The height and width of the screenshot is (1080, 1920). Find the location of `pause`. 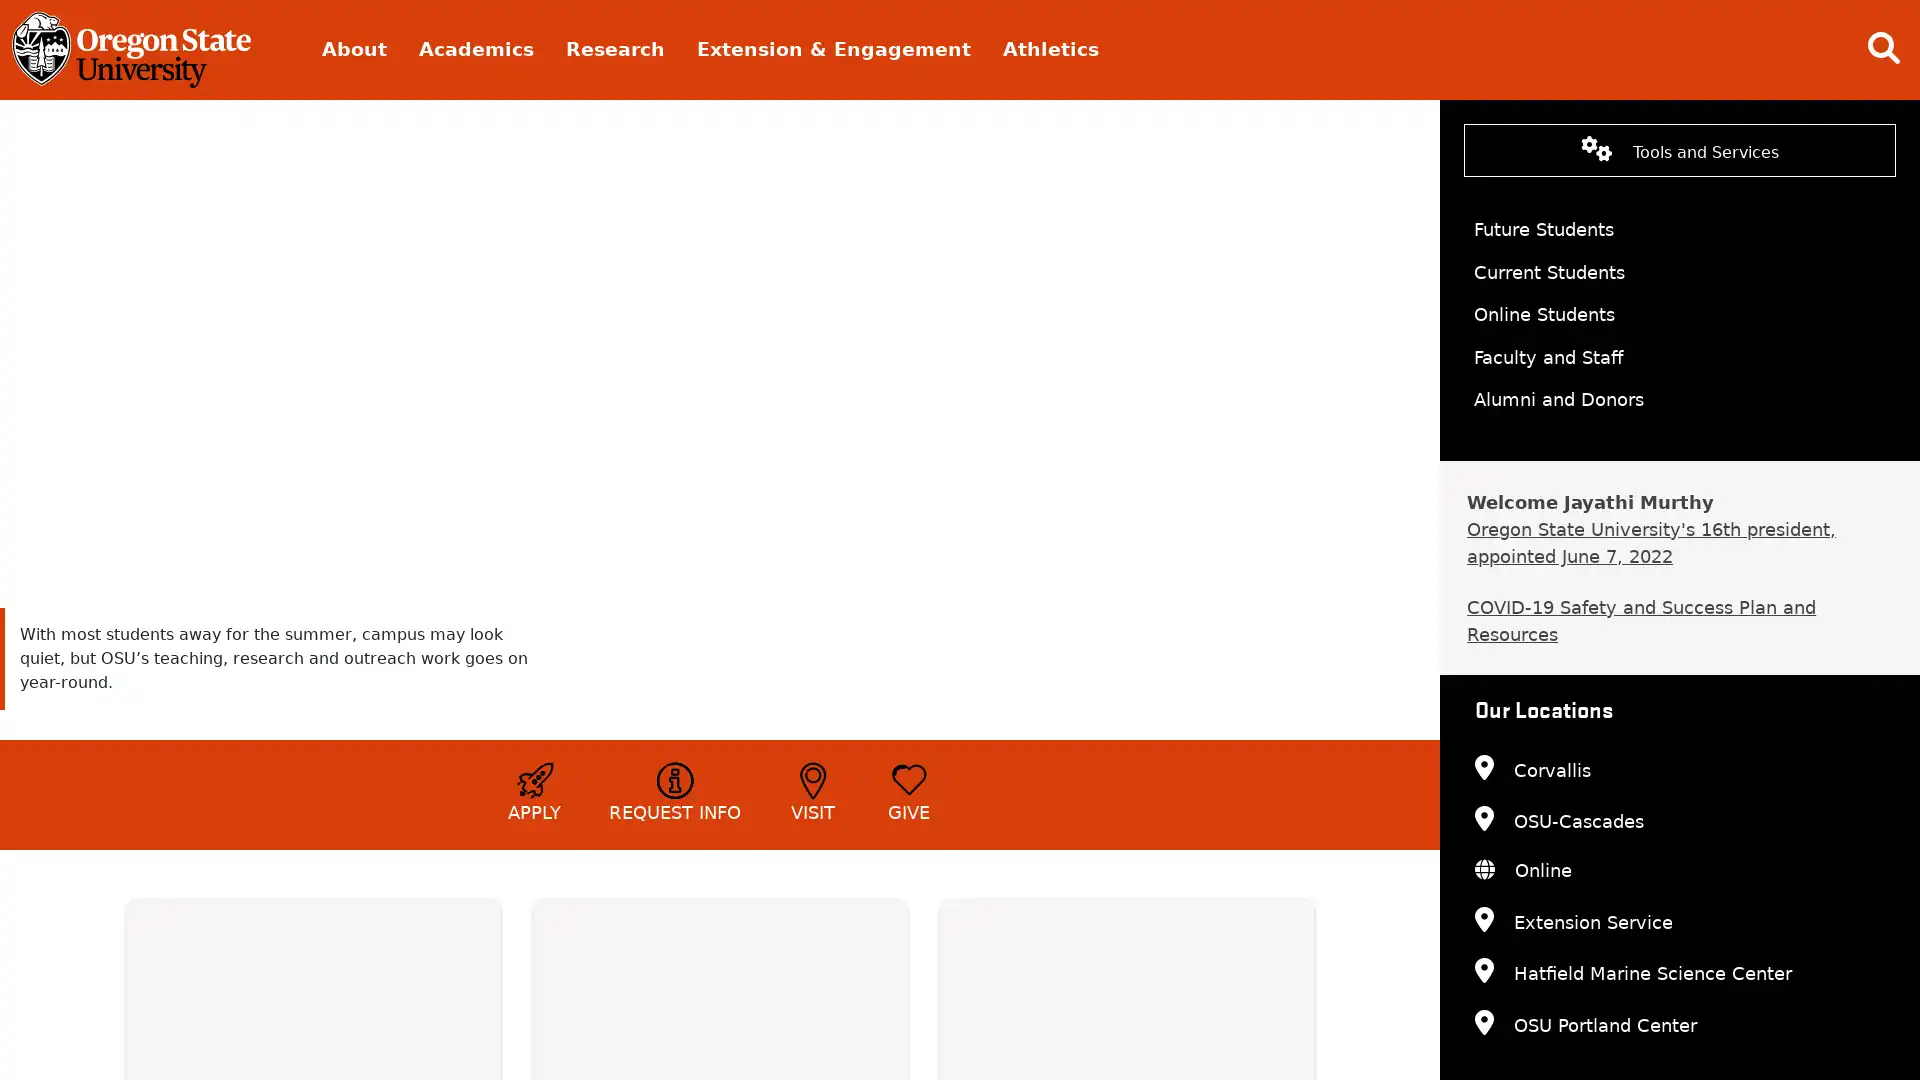

pause is located at coordinates (34, 138).